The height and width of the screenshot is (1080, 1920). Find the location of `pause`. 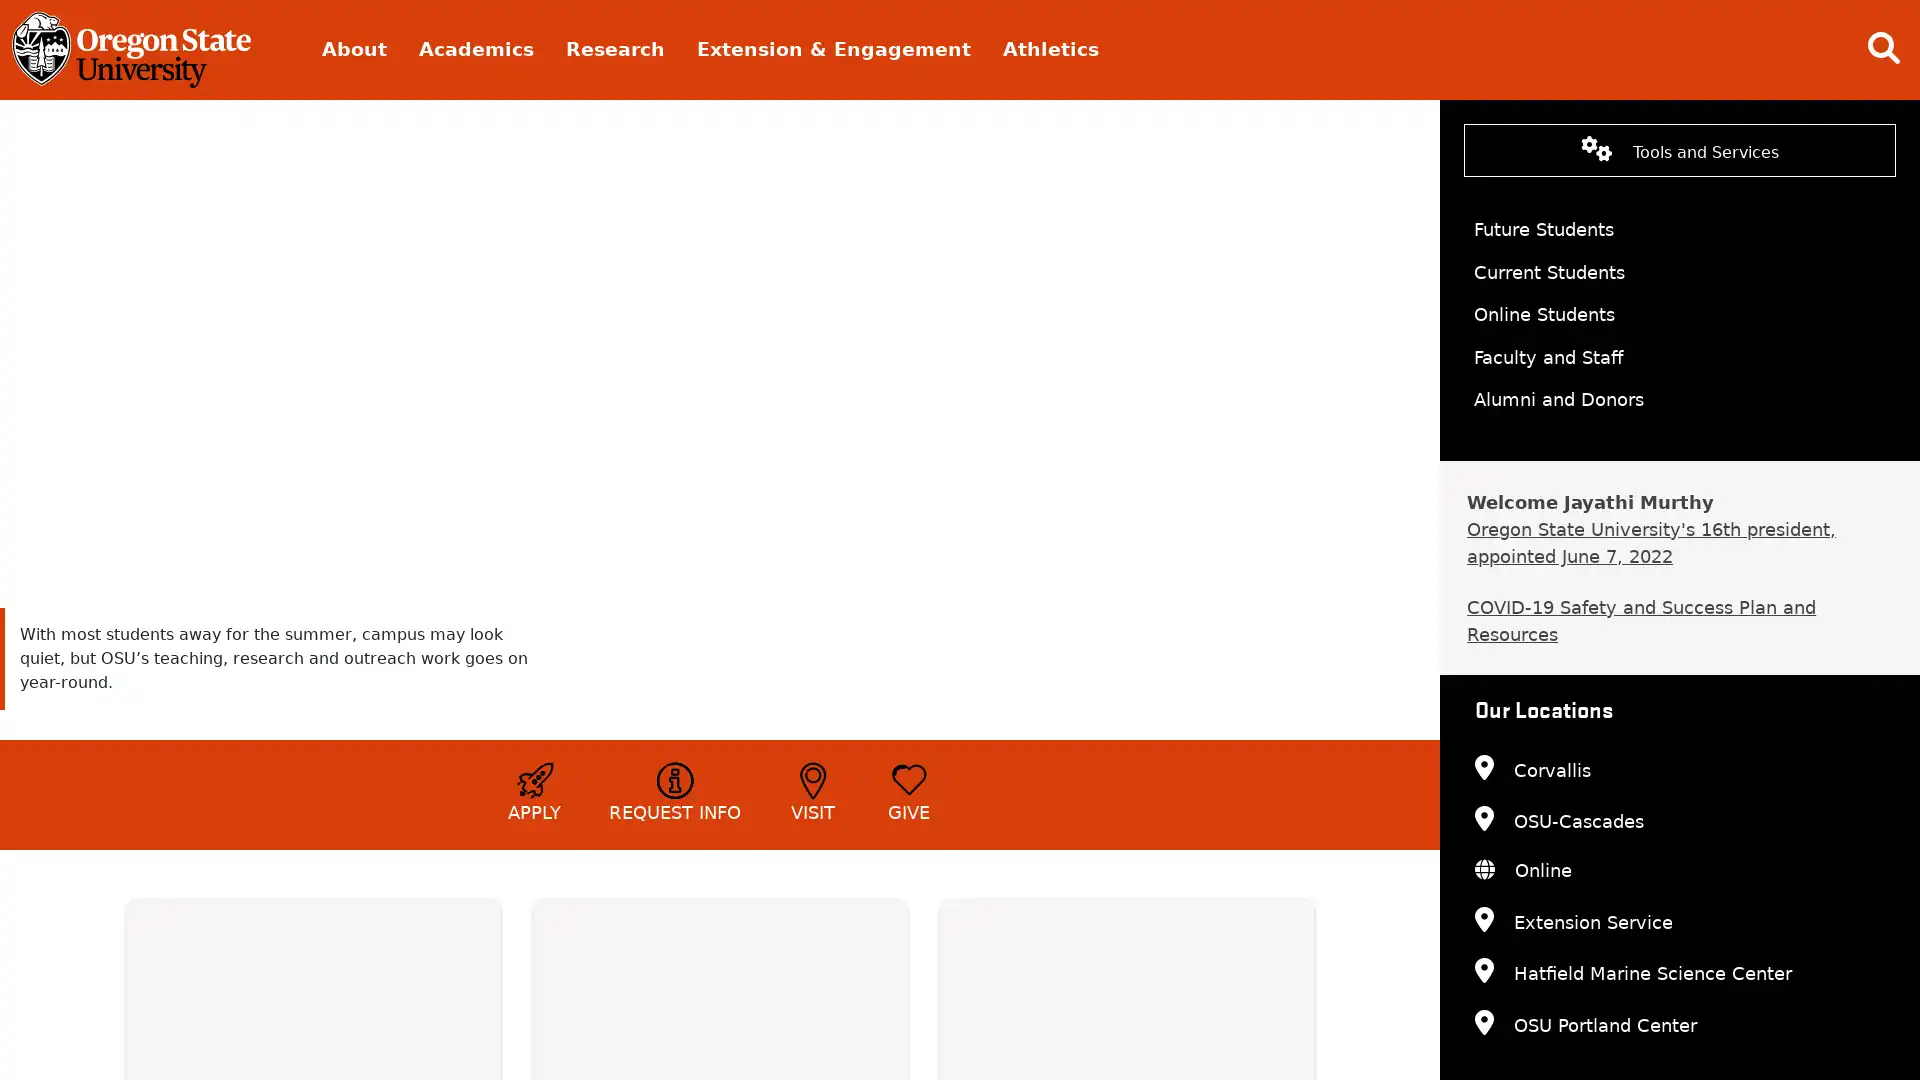

pause is located at coordinates (34, 138).